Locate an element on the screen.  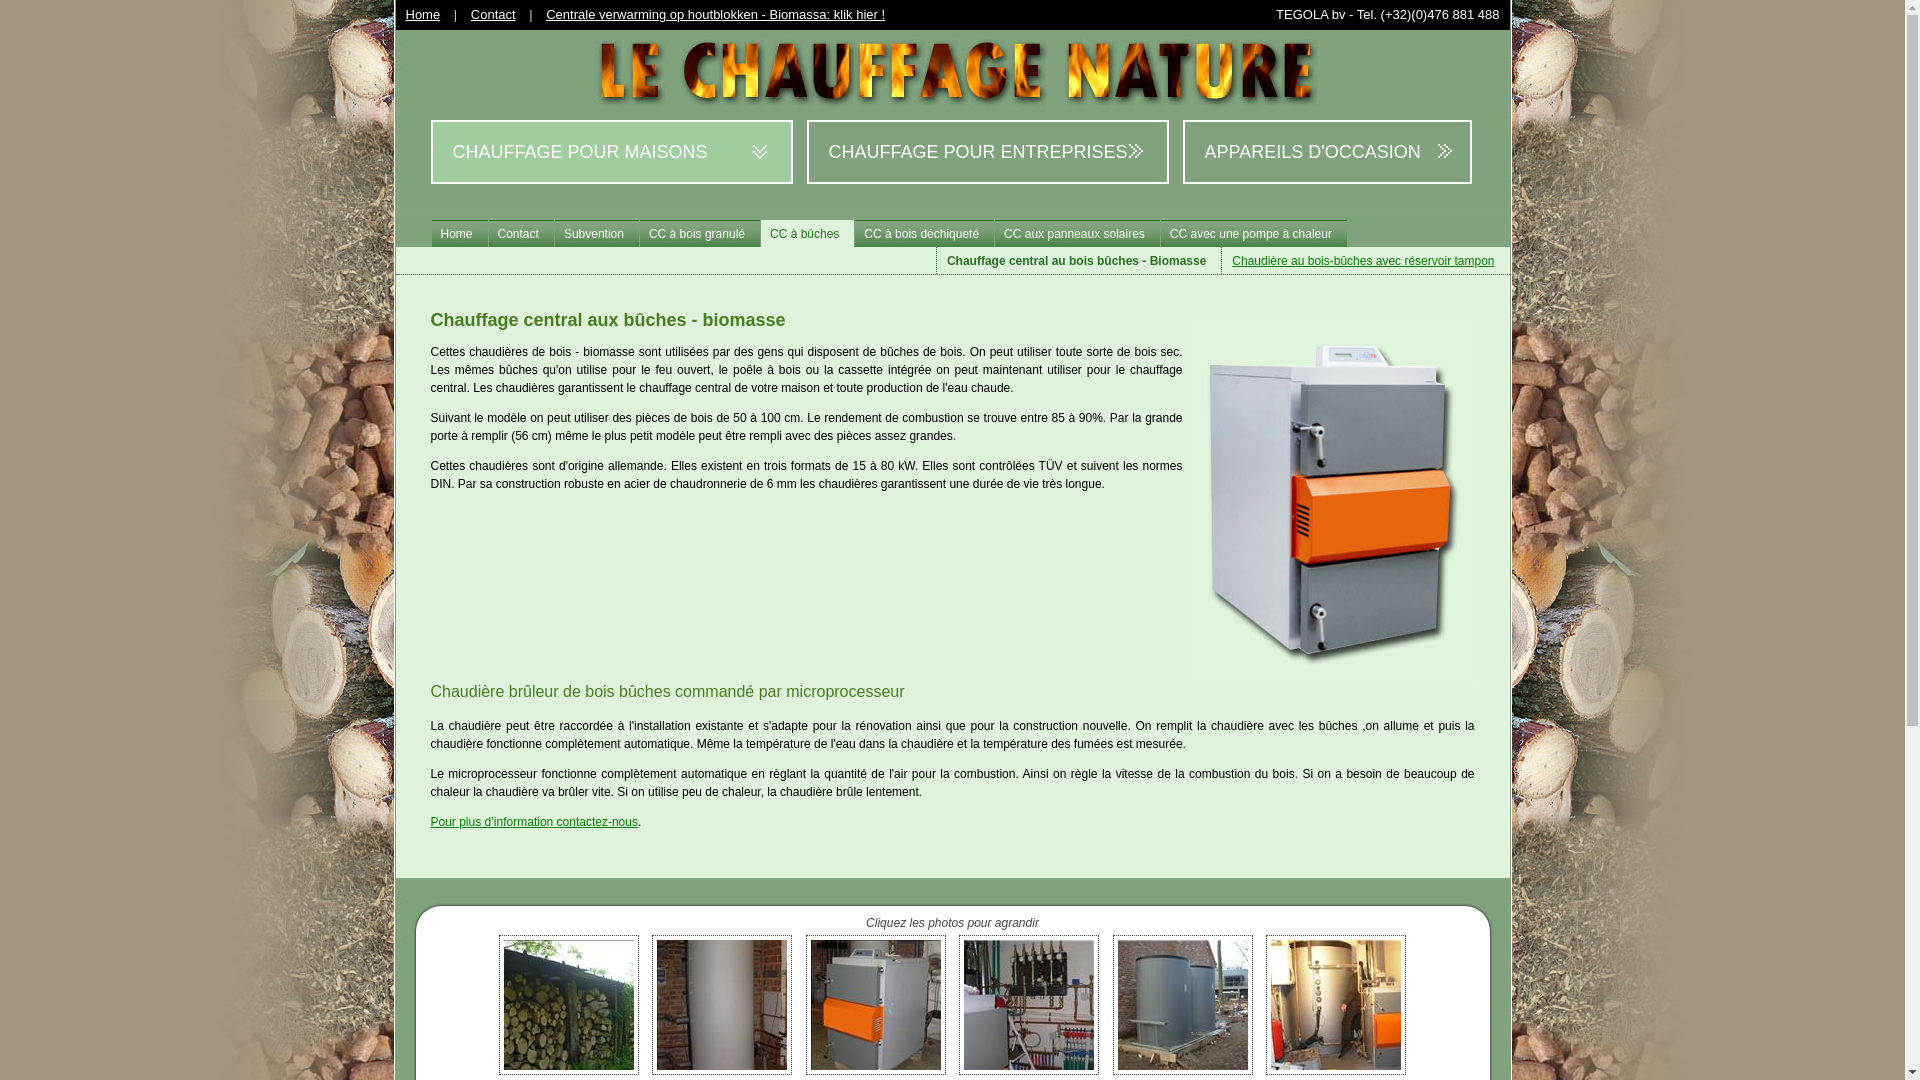
'APPAREILS D'OCCASION' is located at coordinates (1315, 150).